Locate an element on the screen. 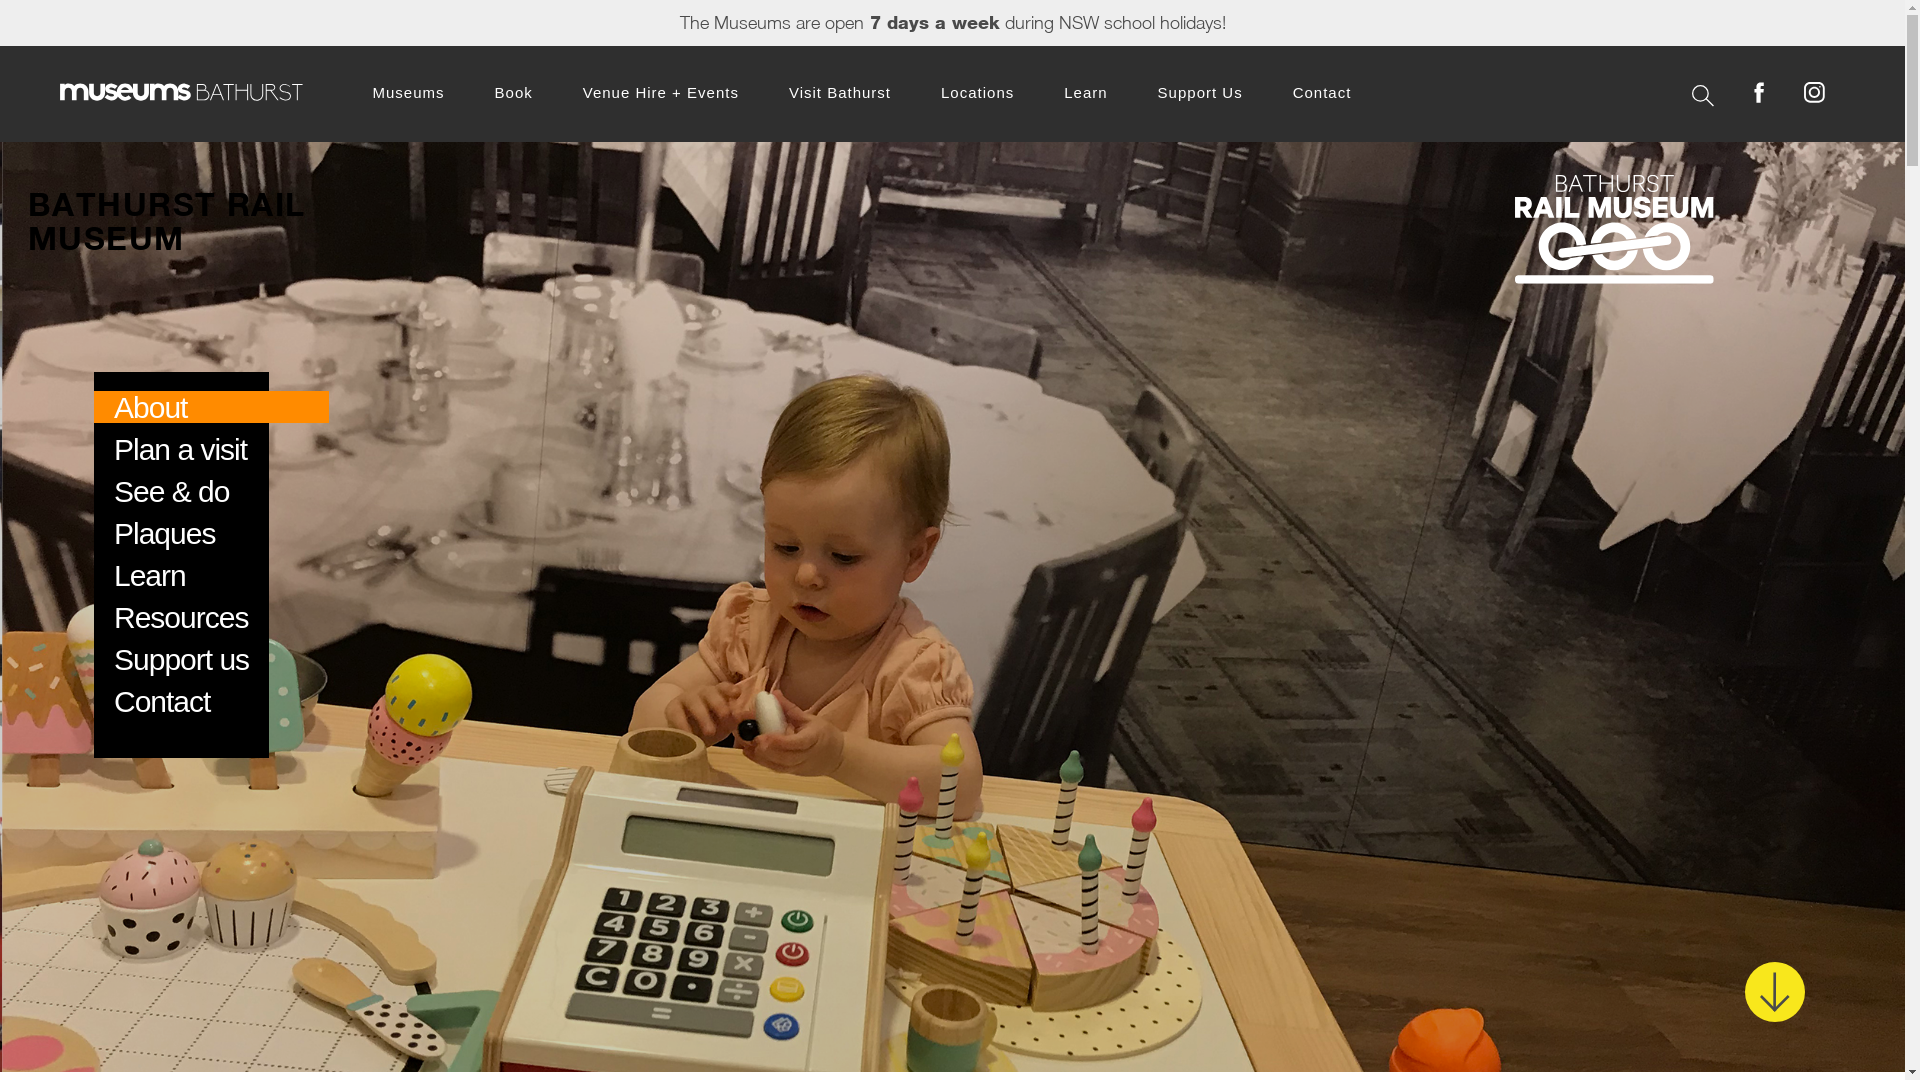  'Visit Bathurst' is located at coordinates (840, 92).